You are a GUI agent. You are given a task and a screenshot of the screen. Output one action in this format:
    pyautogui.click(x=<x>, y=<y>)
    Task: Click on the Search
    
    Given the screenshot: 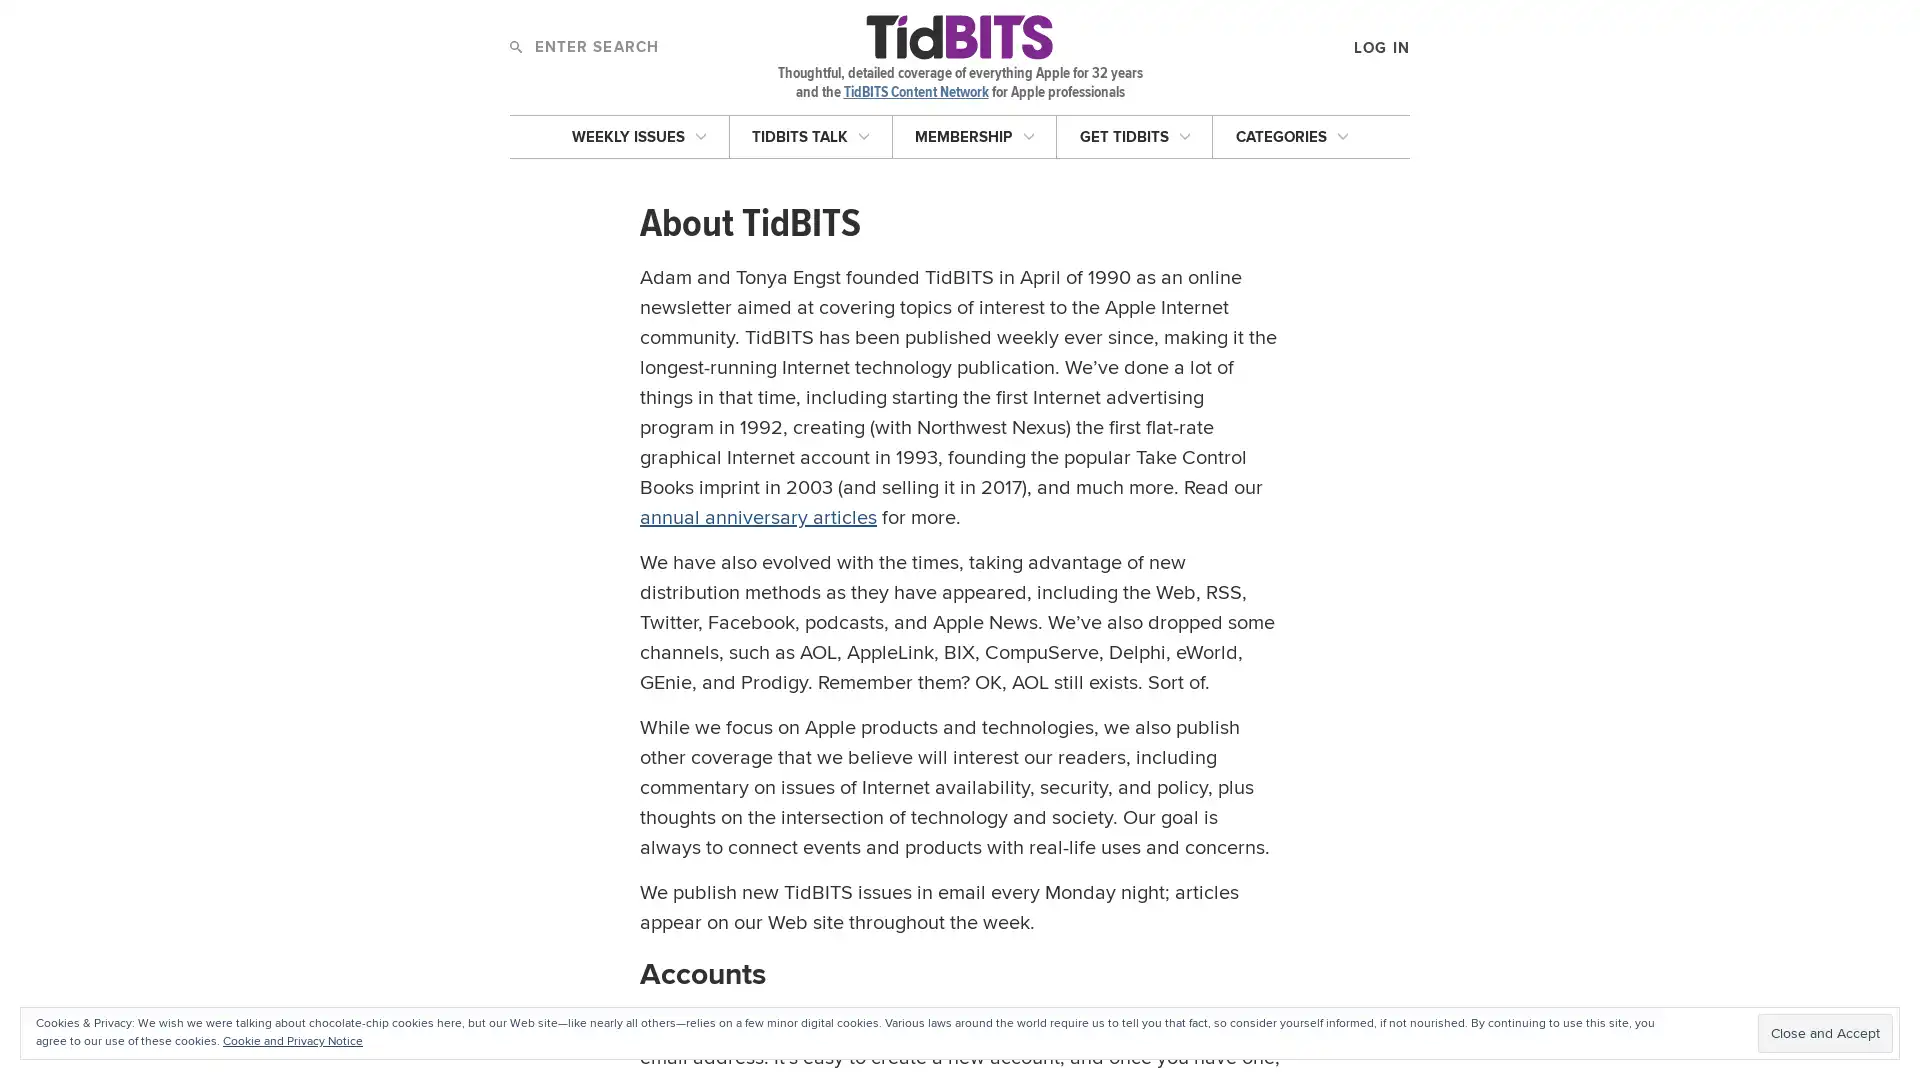 What is the action you would take?
    pyautogui.click(x=515, y=45)
    